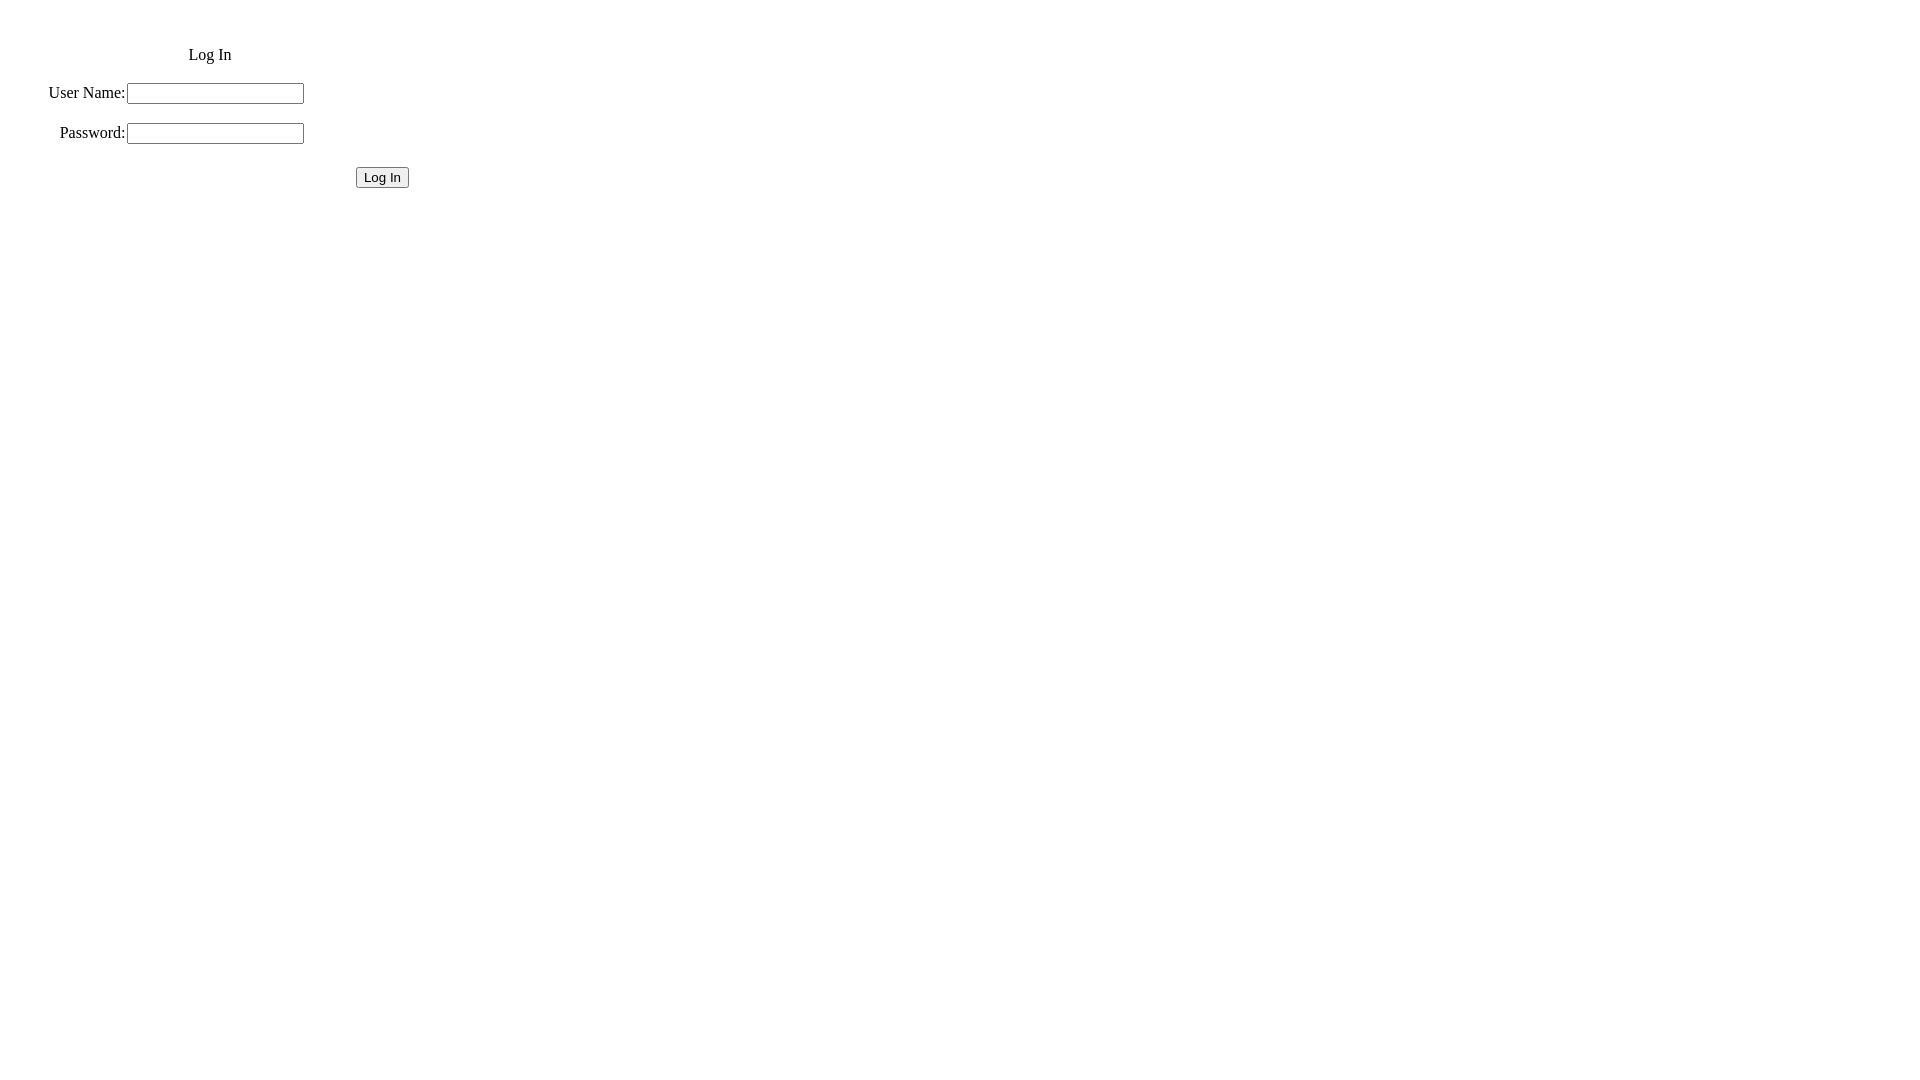 The image size is (1920, 1080). Describe the element at coordinates (382, 176) in the screenshot. I see `'Log In'` at that location.